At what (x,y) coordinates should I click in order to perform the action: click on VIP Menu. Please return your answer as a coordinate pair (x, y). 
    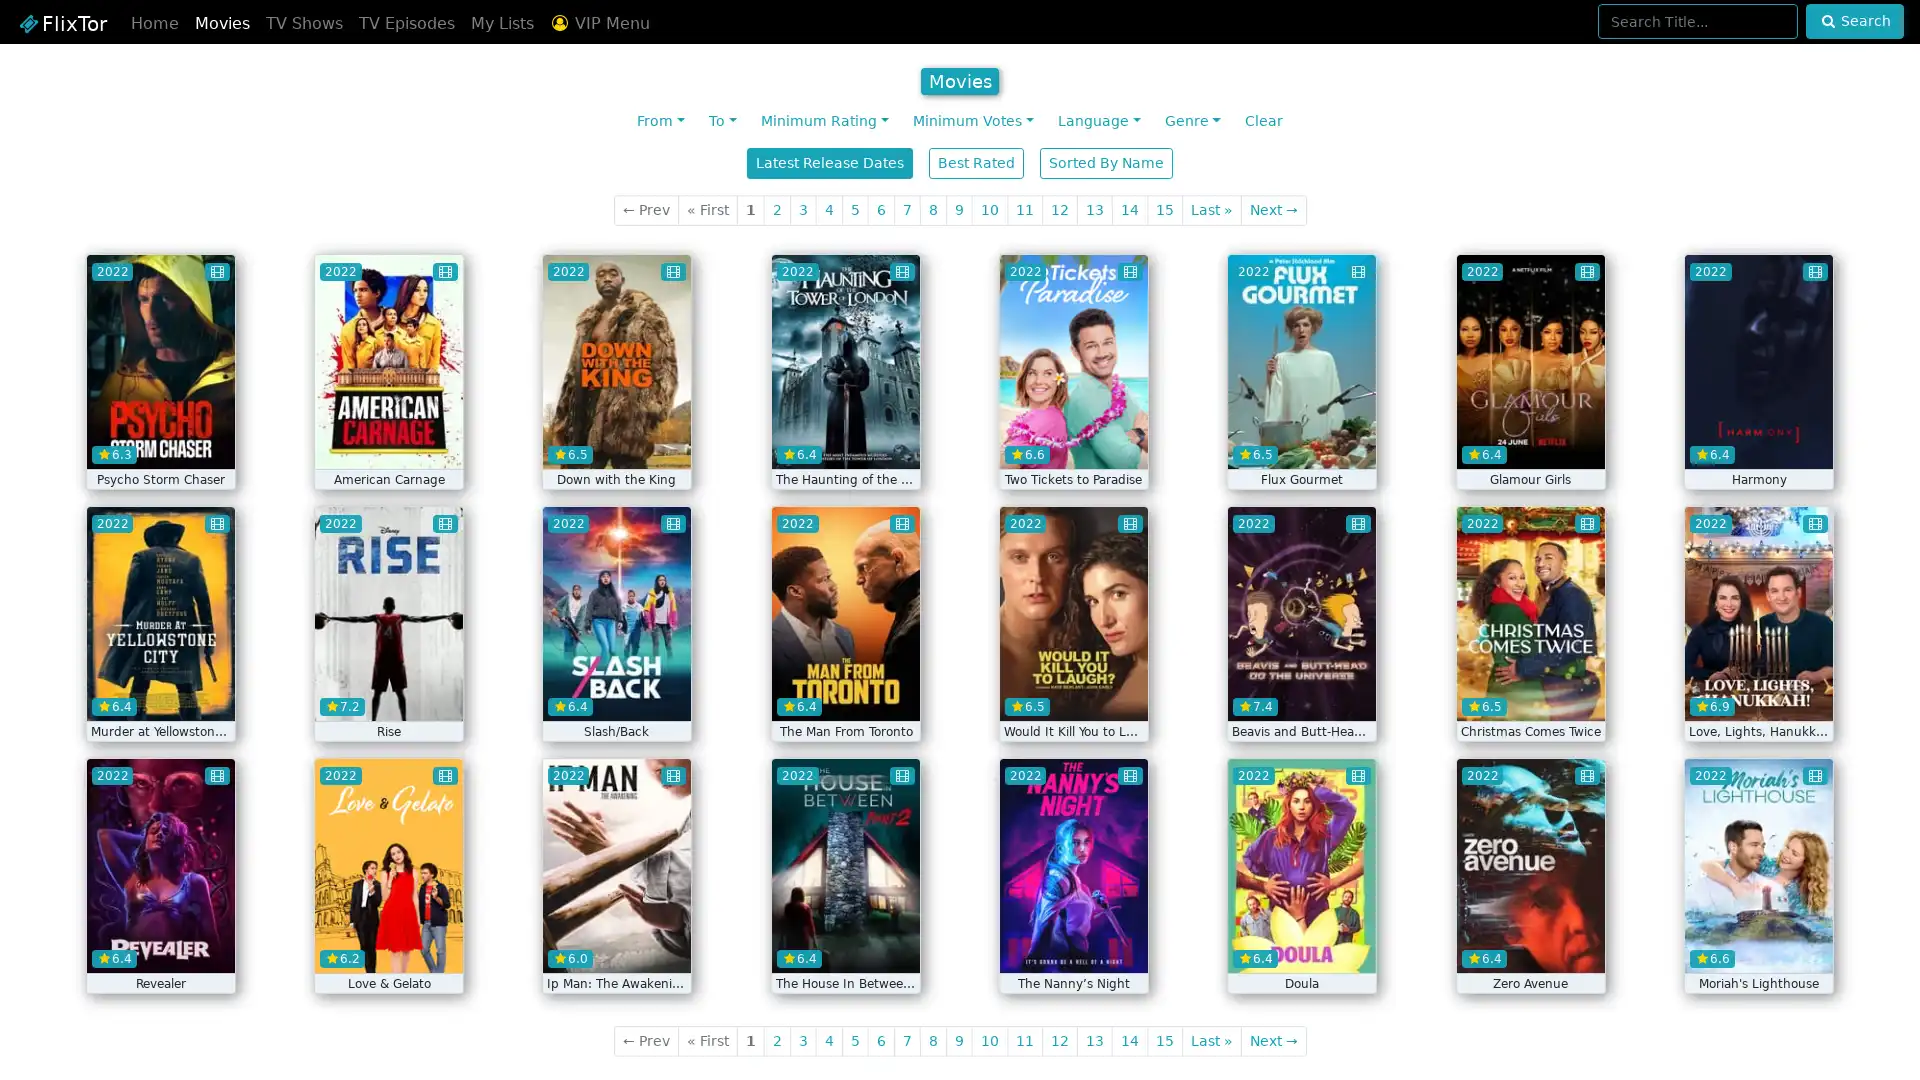
    Looking at the image, I should click on (598, 23).